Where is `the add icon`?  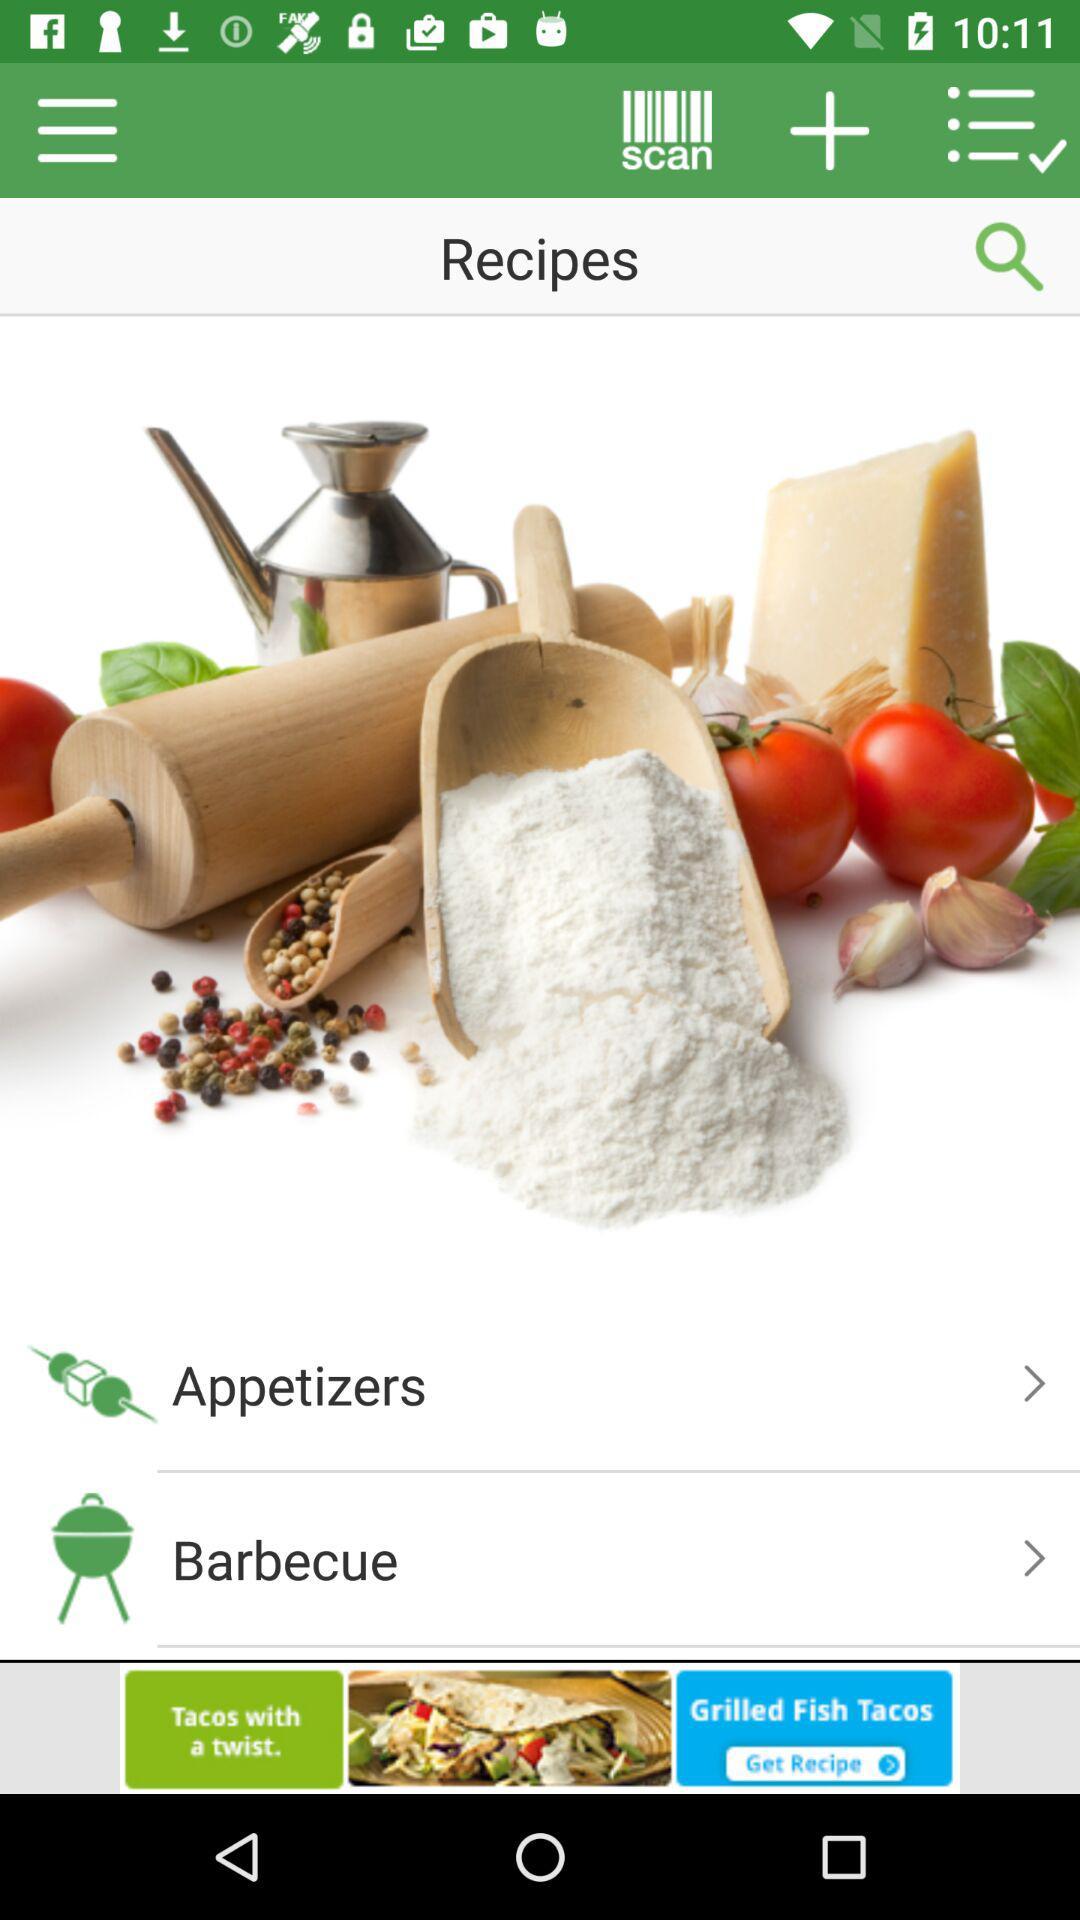 the add icon is located at coordinates (829, 129).